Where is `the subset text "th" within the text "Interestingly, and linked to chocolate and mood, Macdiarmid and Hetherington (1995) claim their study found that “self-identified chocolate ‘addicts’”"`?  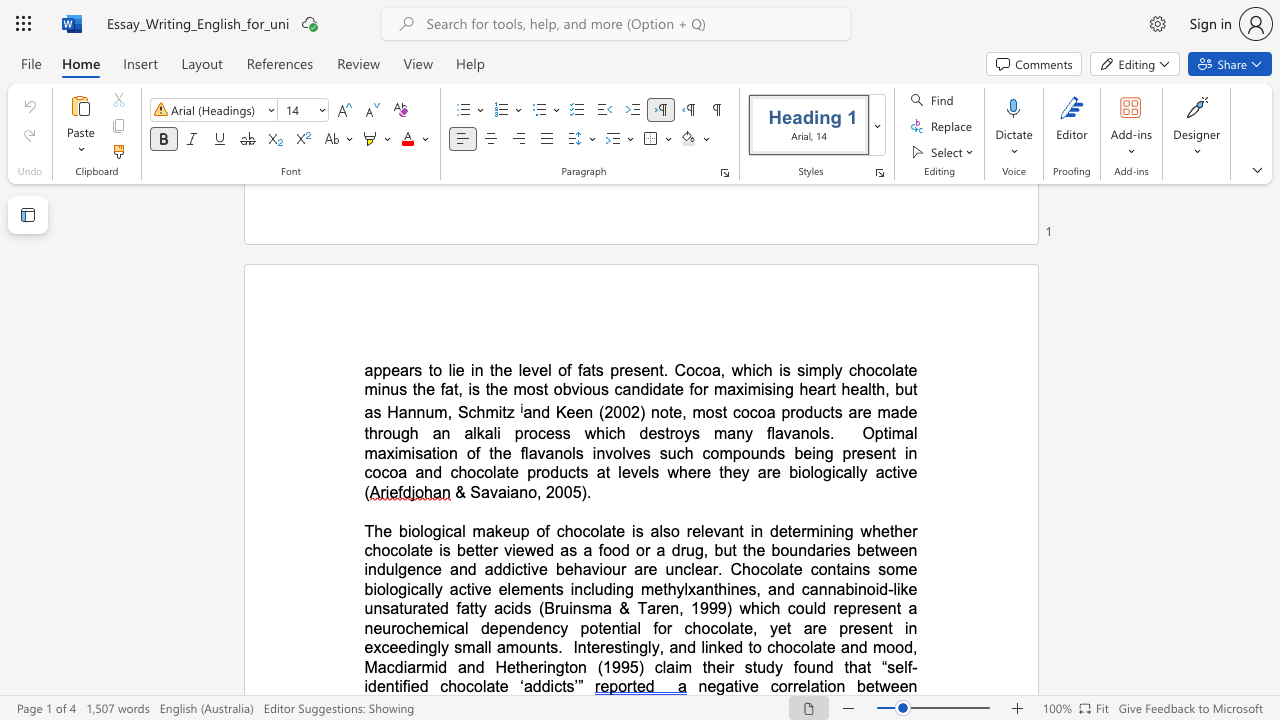
the subset text "th" within the text "Interestingly, and linked to chocolate and mood, Macdiarmid and Hetherington (1995) claim their study found that “self-identified chocolate ‘addicts’”" is located at coordinates (844, 667).